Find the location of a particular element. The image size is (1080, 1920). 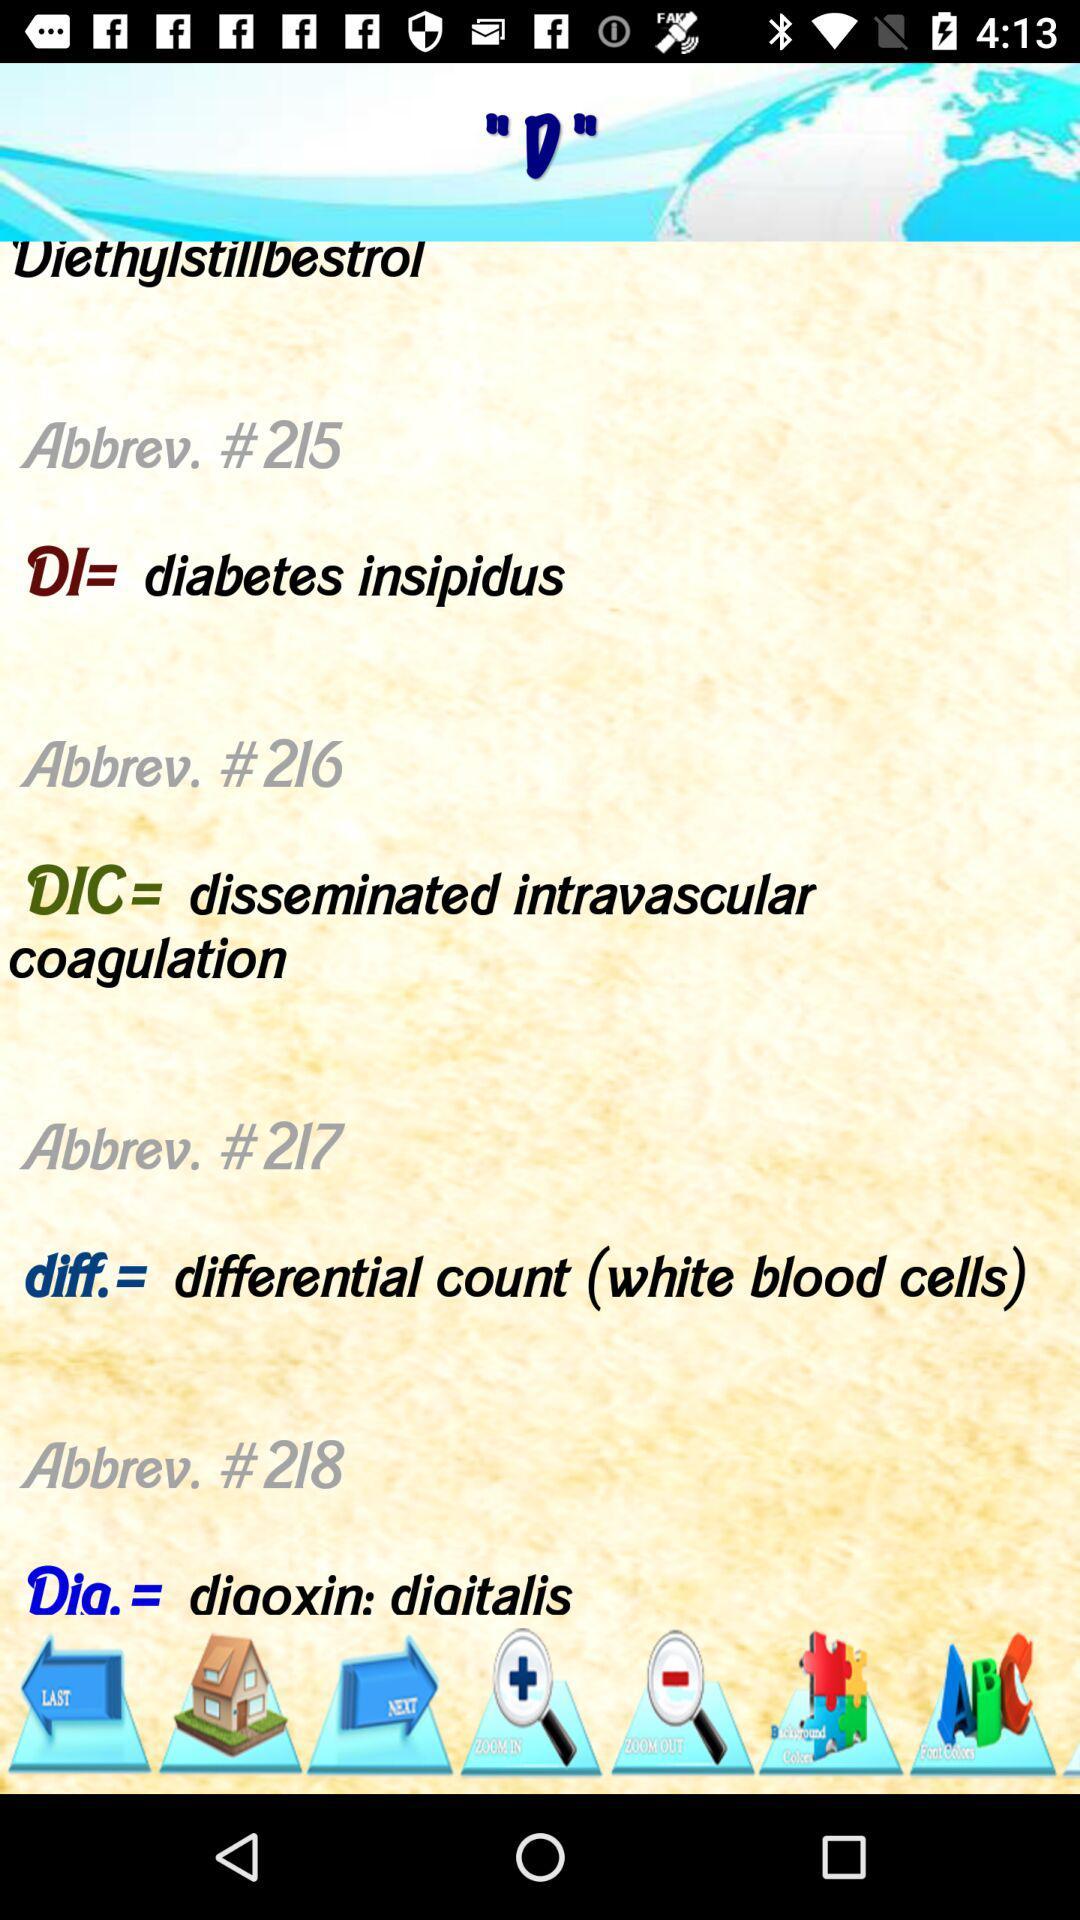

the arrow_forward icon is located at coordinates (379, 1702).